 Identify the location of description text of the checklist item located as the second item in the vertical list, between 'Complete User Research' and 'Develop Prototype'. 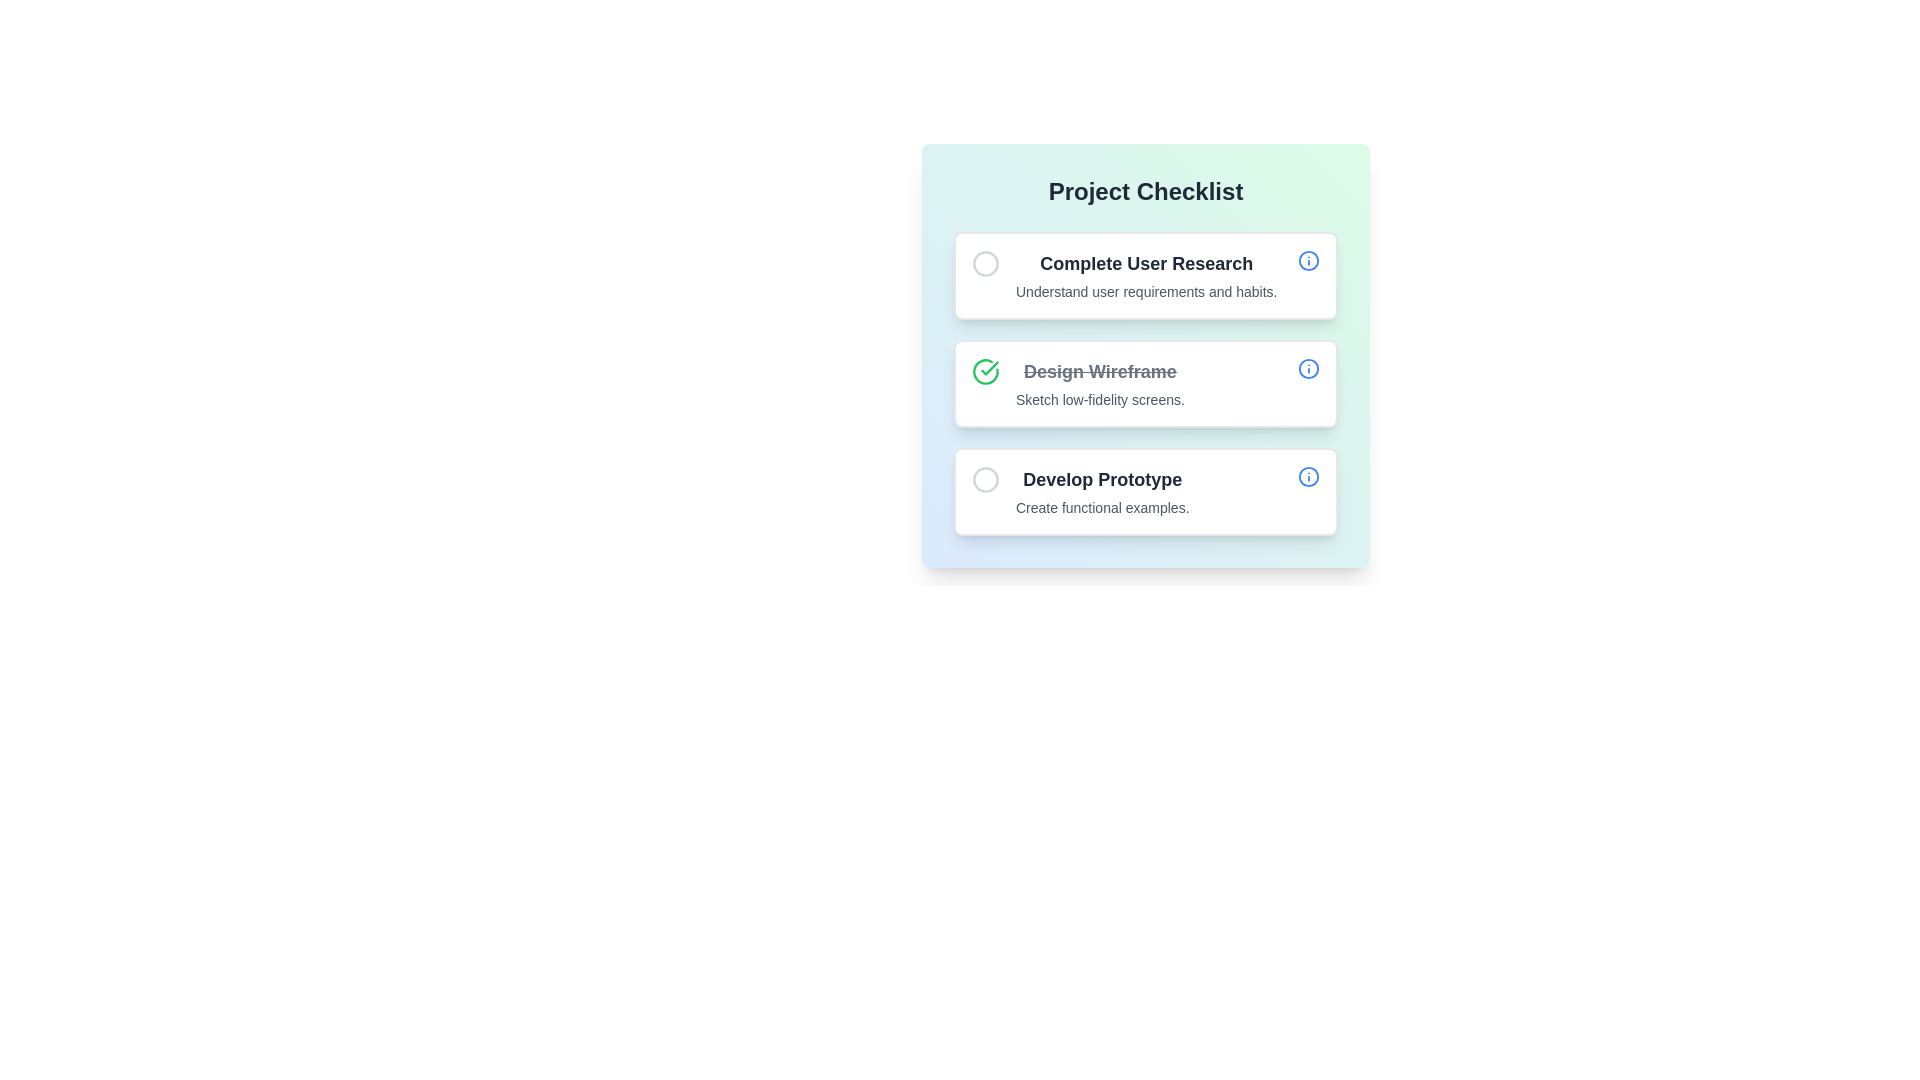
(1146, 384).